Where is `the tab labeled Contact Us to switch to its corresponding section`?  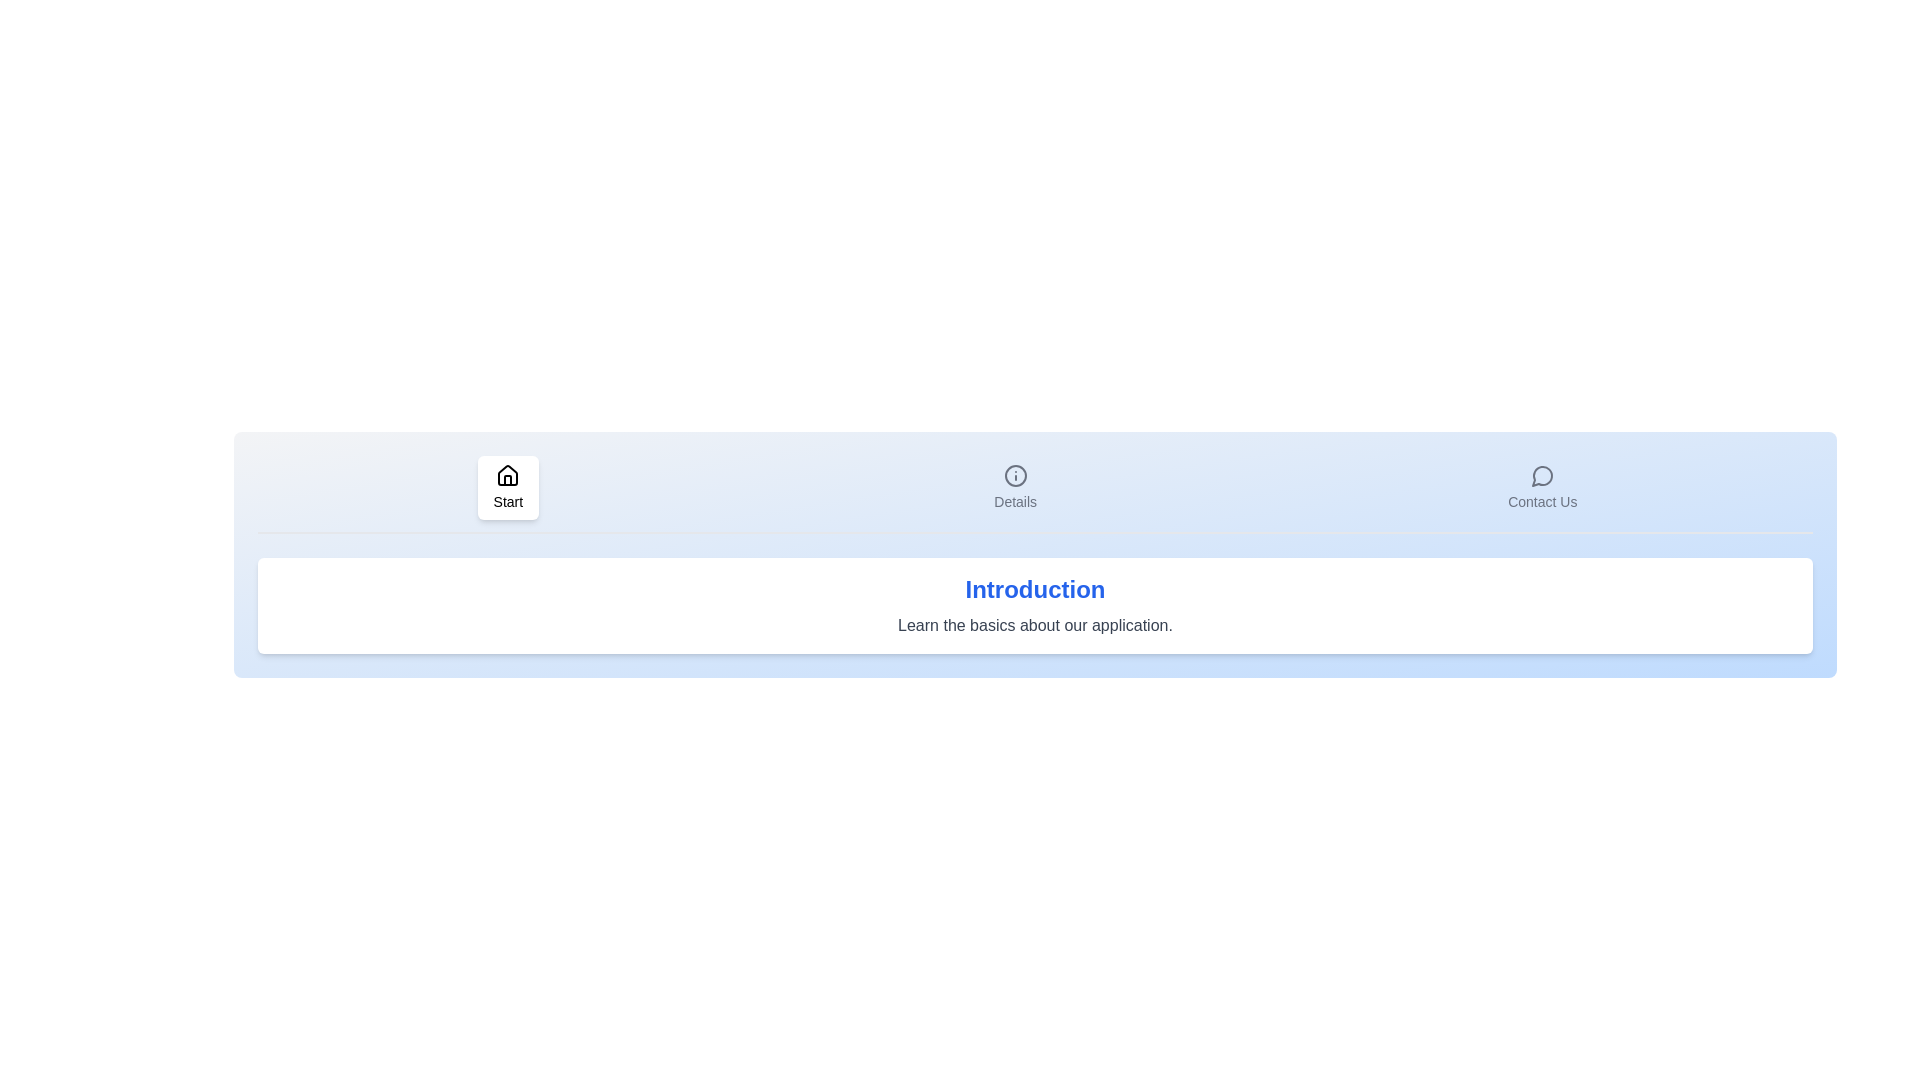
the tab labeled Contact Us to switch to its corresponding section is located at coordinates (1541, 488).